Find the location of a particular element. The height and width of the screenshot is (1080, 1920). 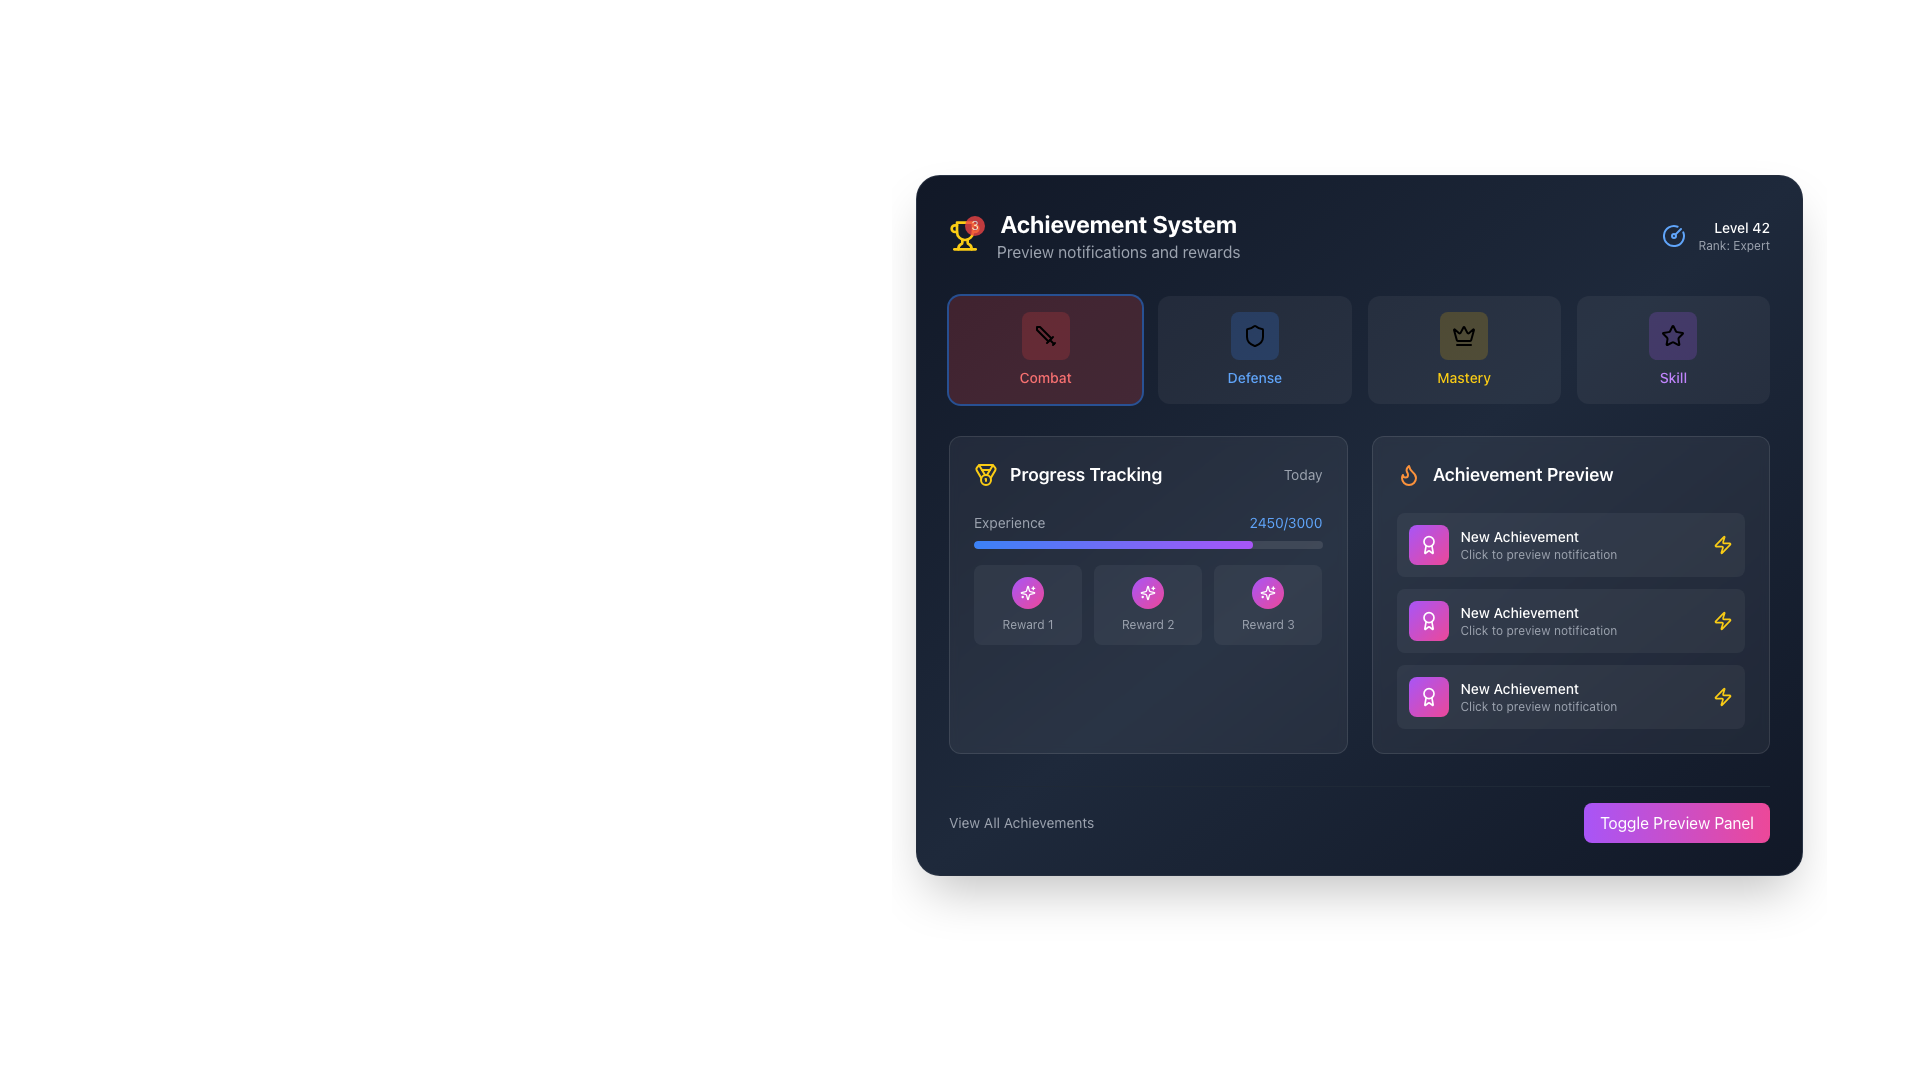

the text label element displaying 'Achievement Preview', which is styled in white on a dark blue background and located on the right-hand side of the interface, following two flame-related icons is located at coordinates (1521, 474).